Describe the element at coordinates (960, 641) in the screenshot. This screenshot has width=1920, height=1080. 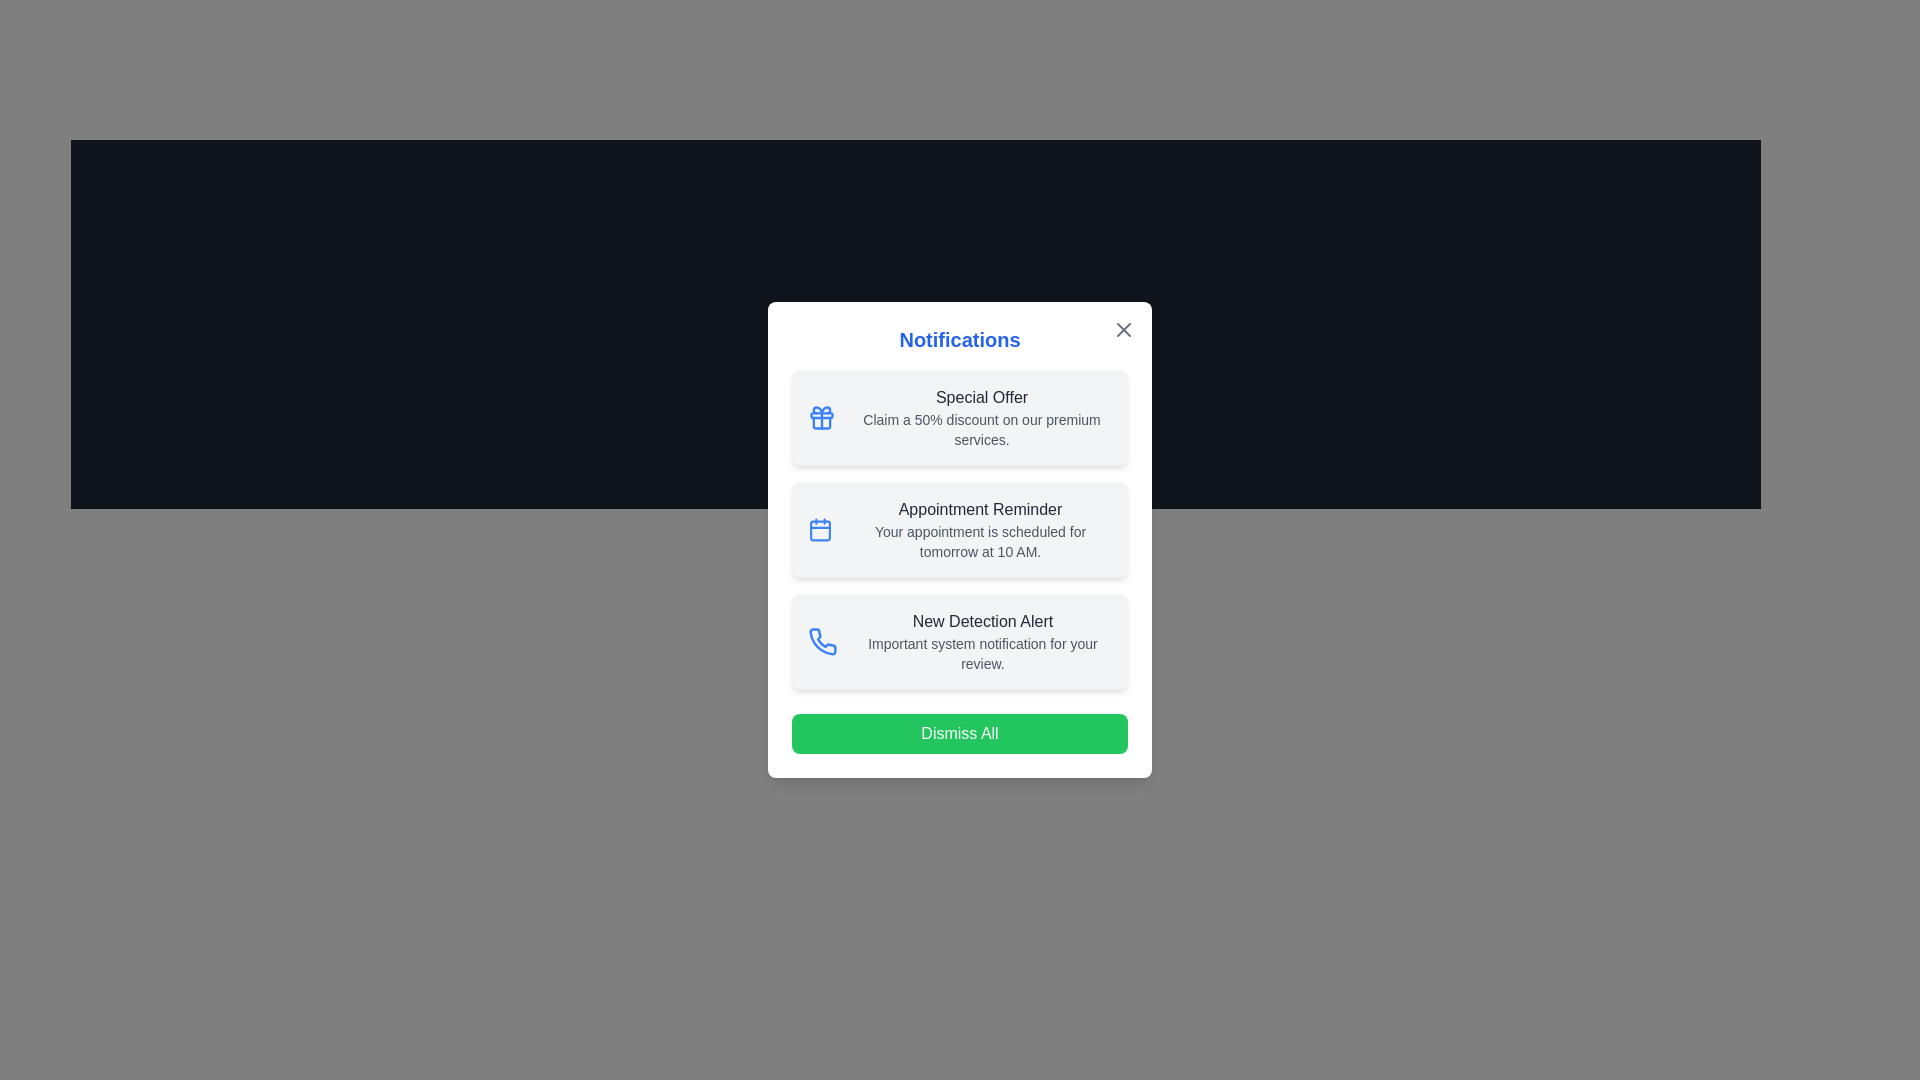
I see `the Notification panel, which is the third item in a vertical list of notifications within a modal dialog, positioned between the 'Appointment Reminder' and the 'Dismiss All' button` at that location.